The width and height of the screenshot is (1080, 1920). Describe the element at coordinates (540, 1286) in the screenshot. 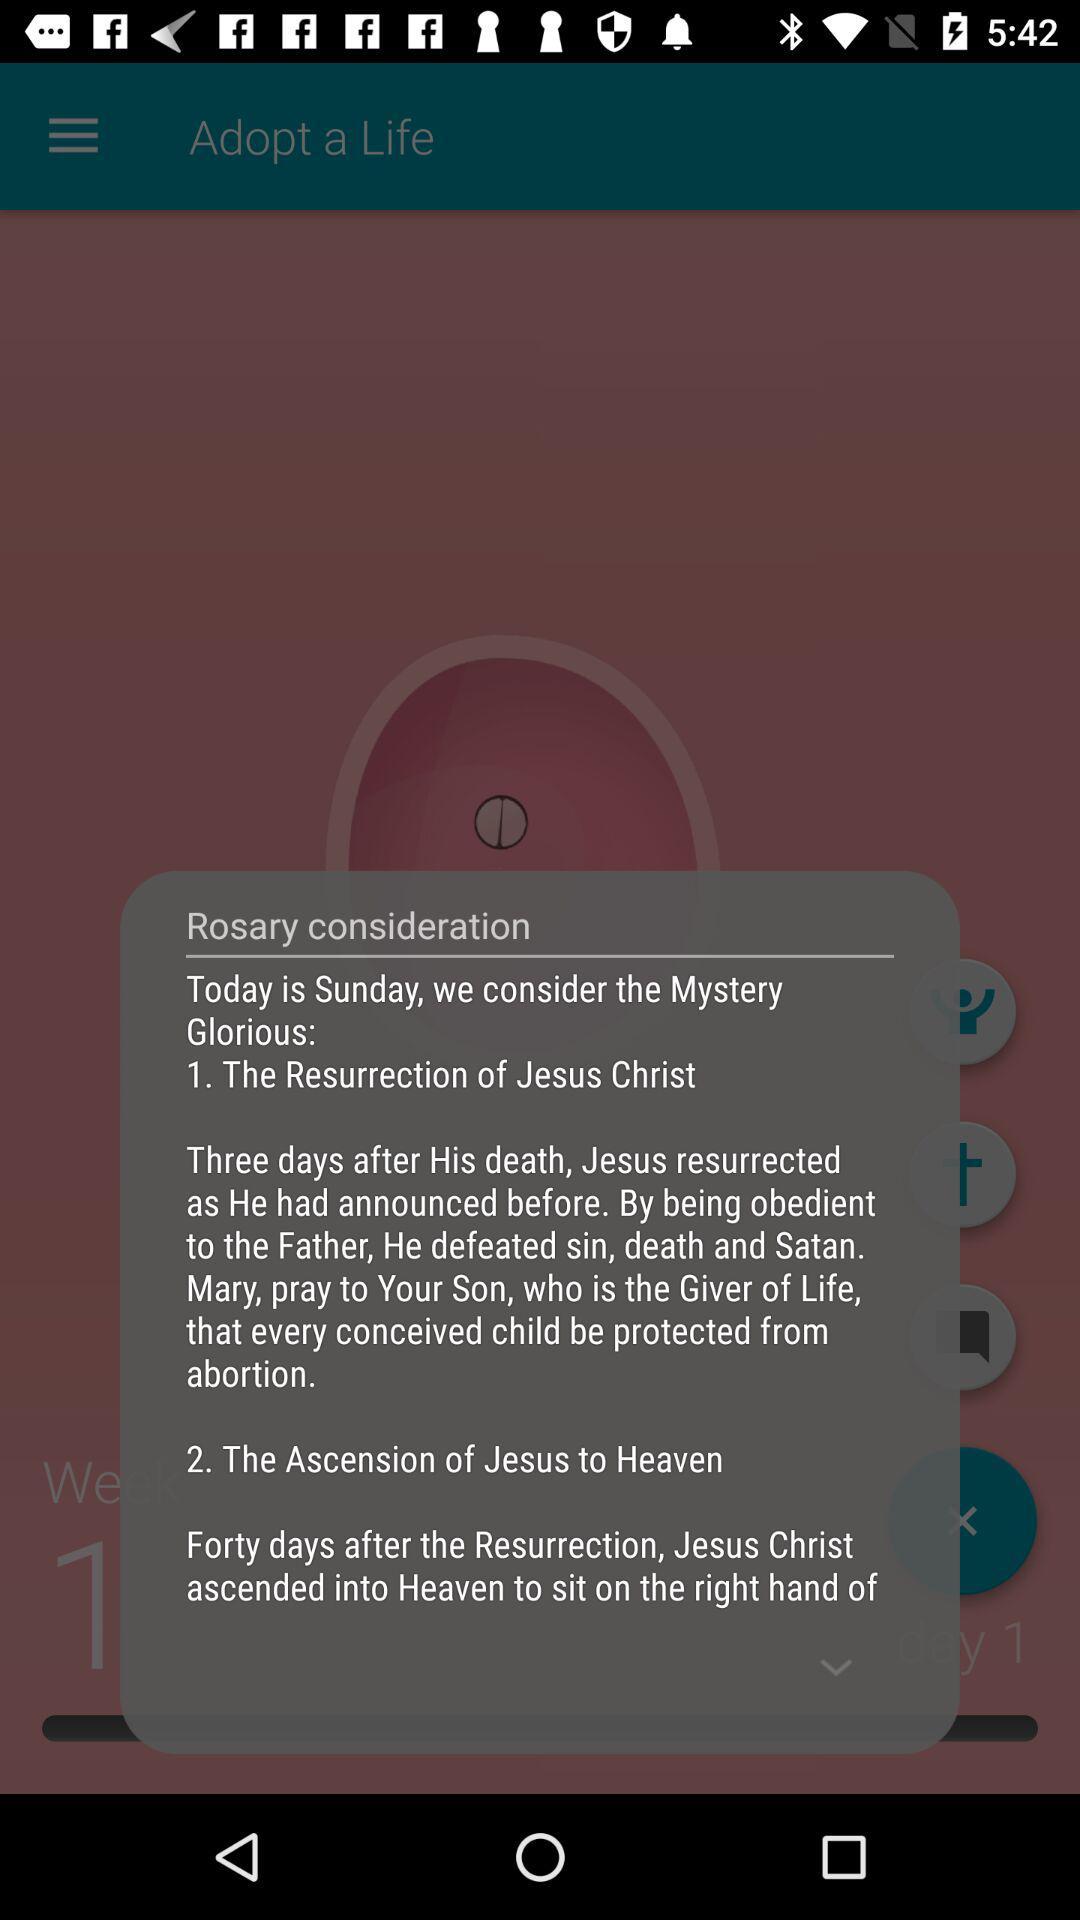

I see `today is sunday at the bottom` at that location.